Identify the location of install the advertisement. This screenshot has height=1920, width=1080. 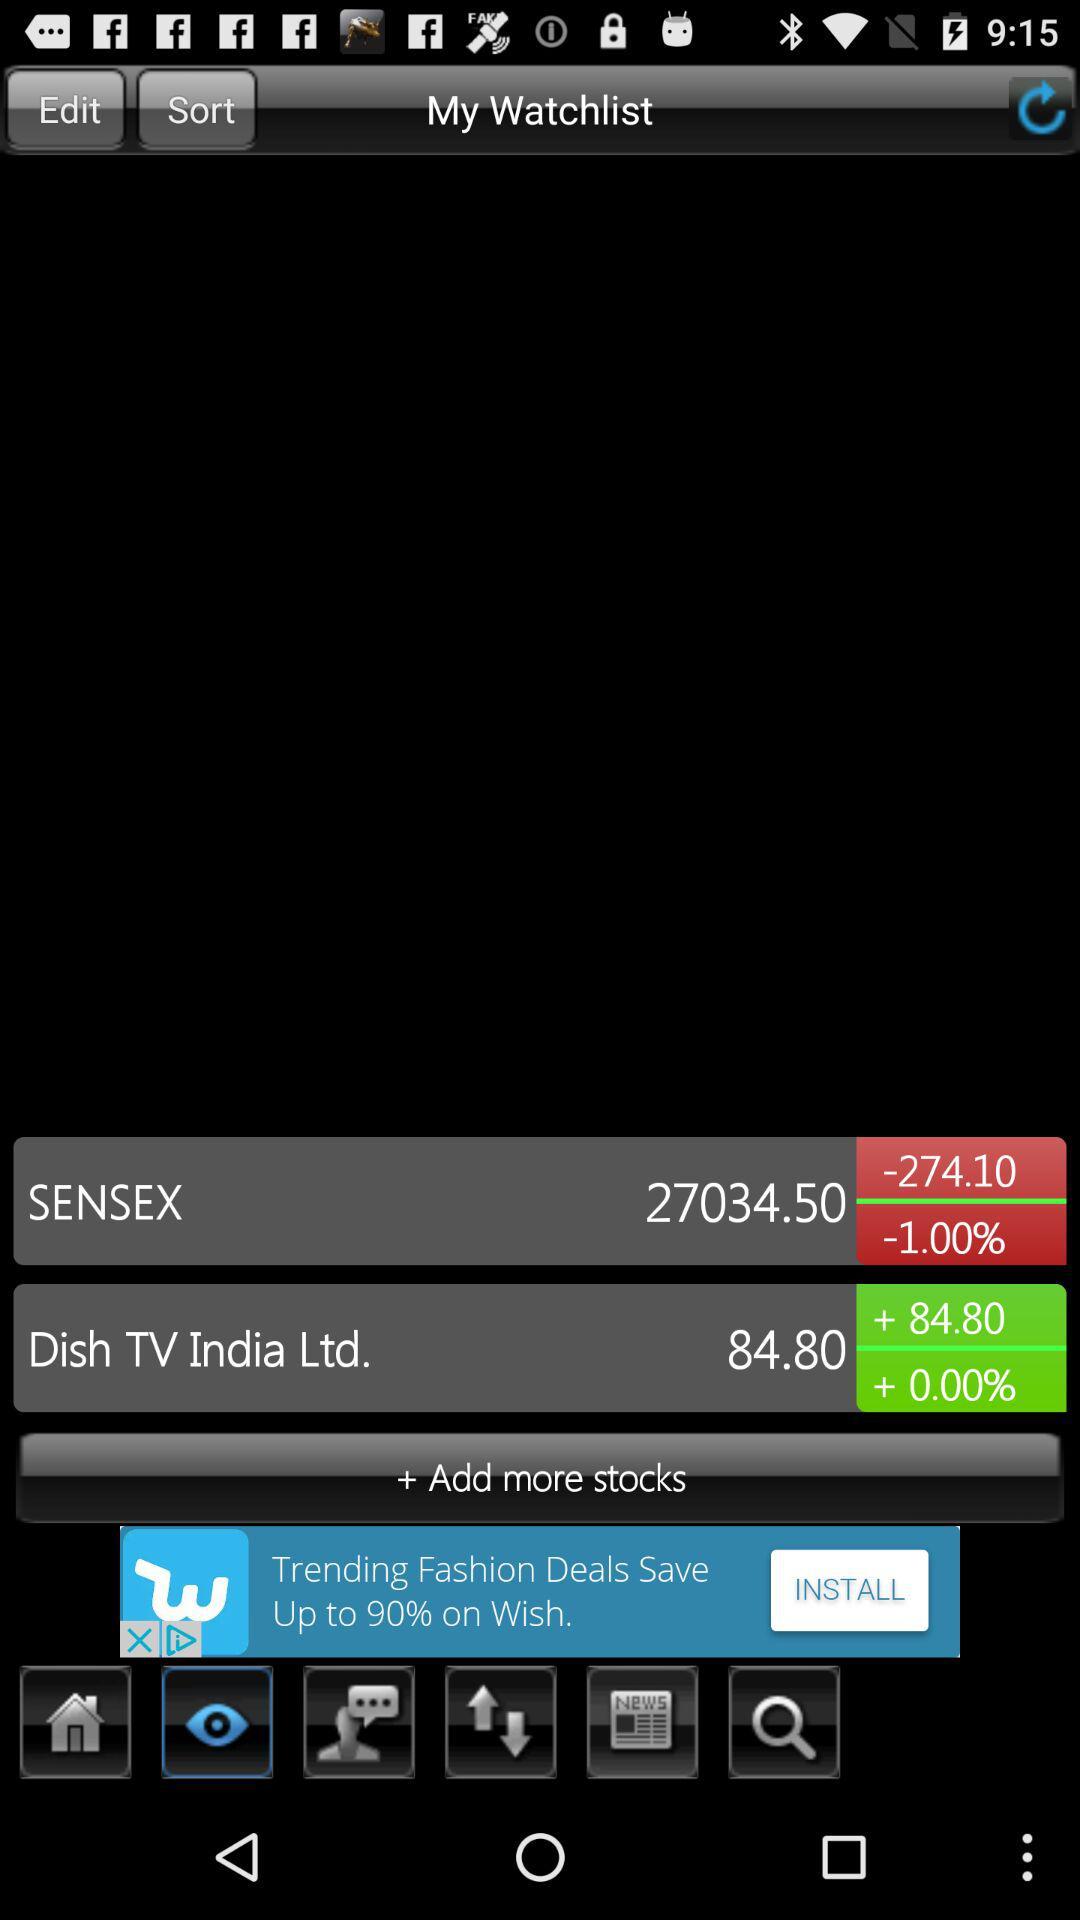
(540, 1590).